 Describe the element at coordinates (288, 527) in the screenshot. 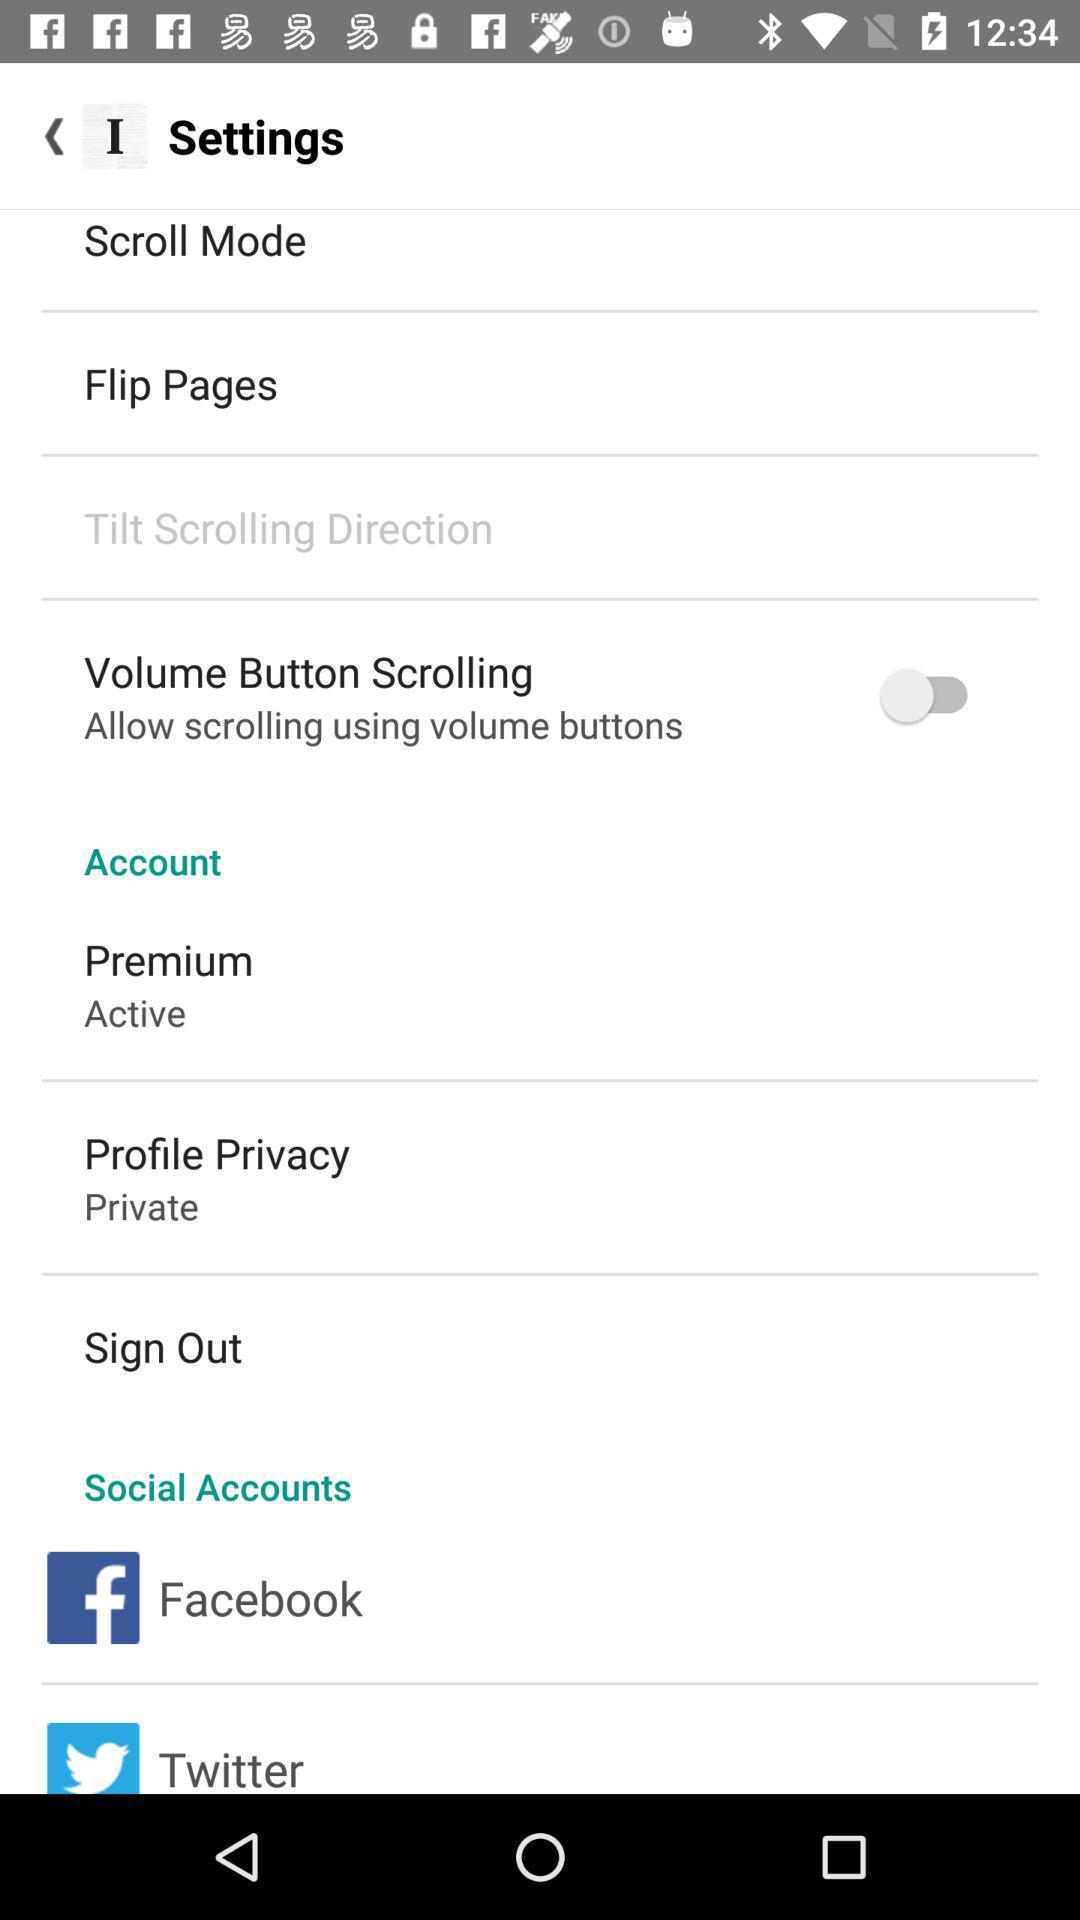

I see `the icon below flip pages icon` at that location.